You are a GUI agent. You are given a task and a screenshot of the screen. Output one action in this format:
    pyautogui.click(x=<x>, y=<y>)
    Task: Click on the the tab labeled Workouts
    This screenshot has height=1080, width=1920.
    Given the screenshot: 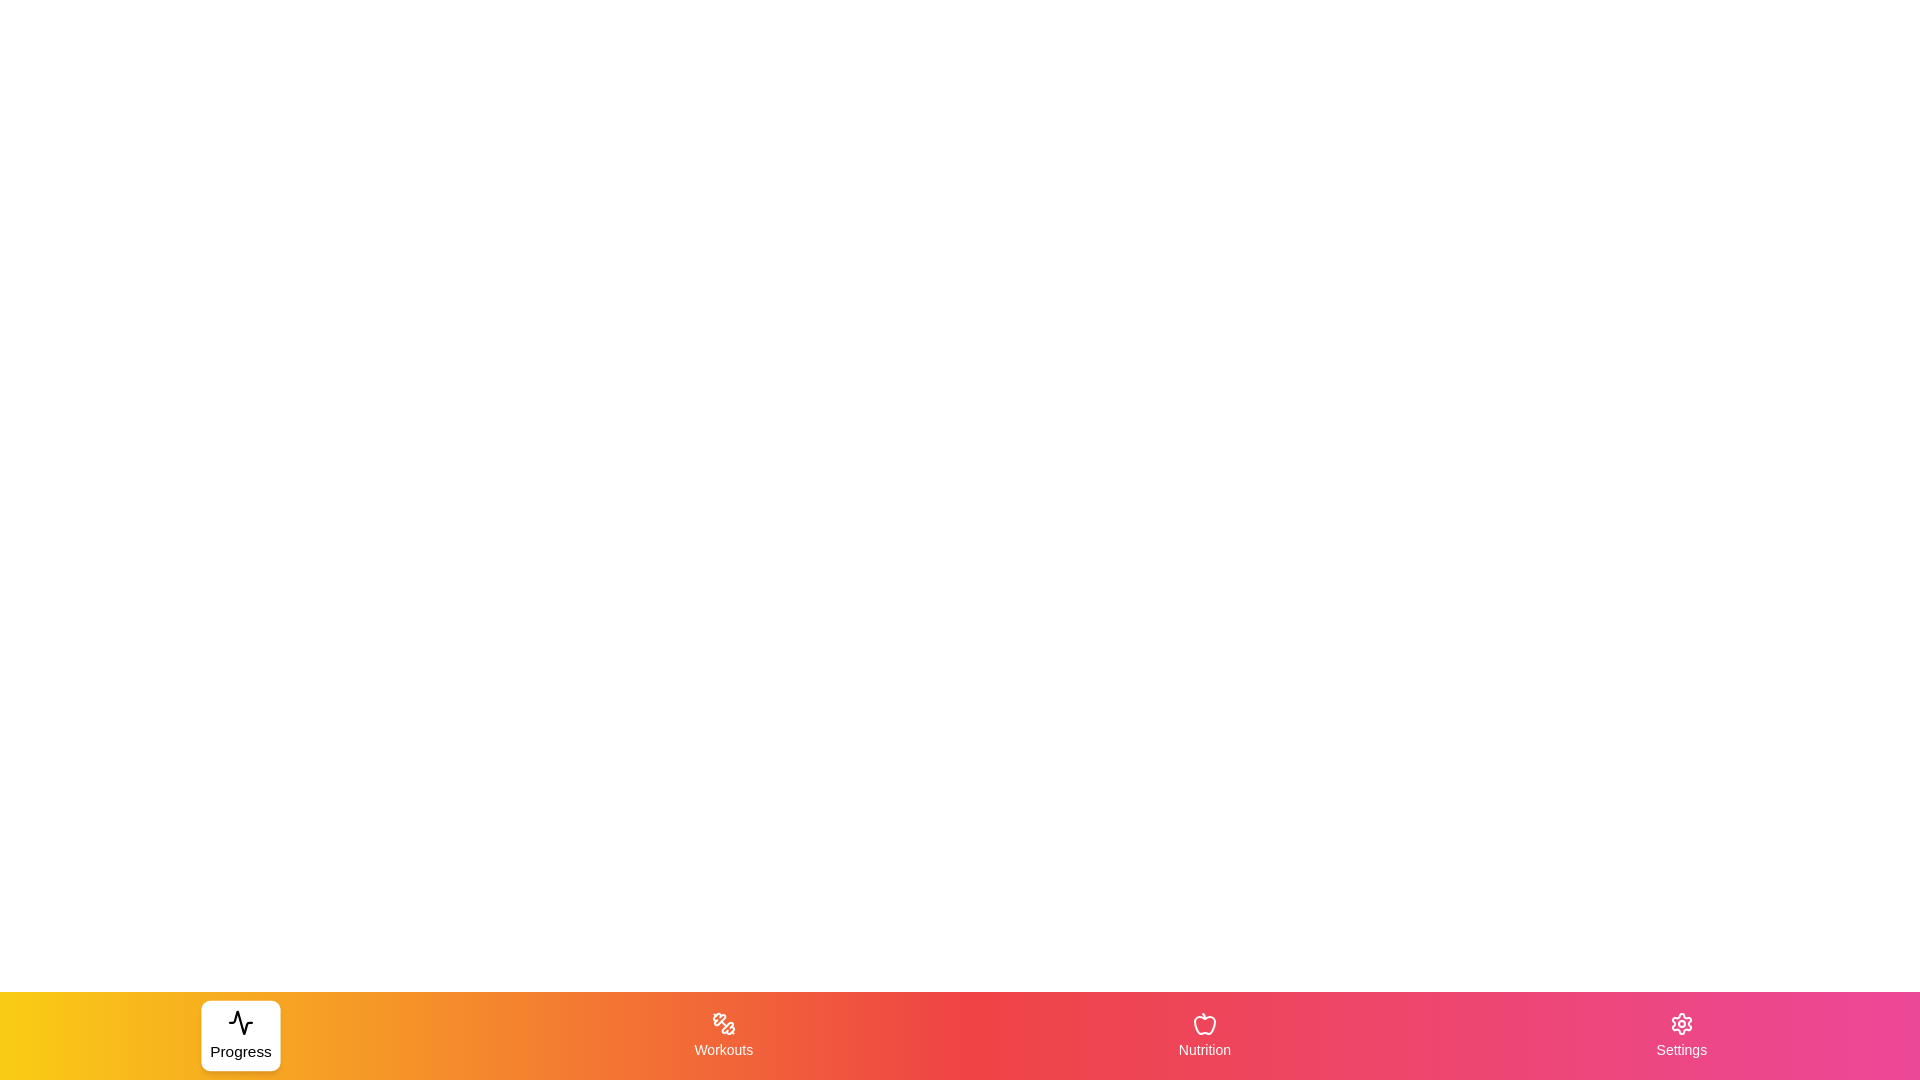 What is the action you would take?
    pyautogui.click(x=722, y=1035)
    